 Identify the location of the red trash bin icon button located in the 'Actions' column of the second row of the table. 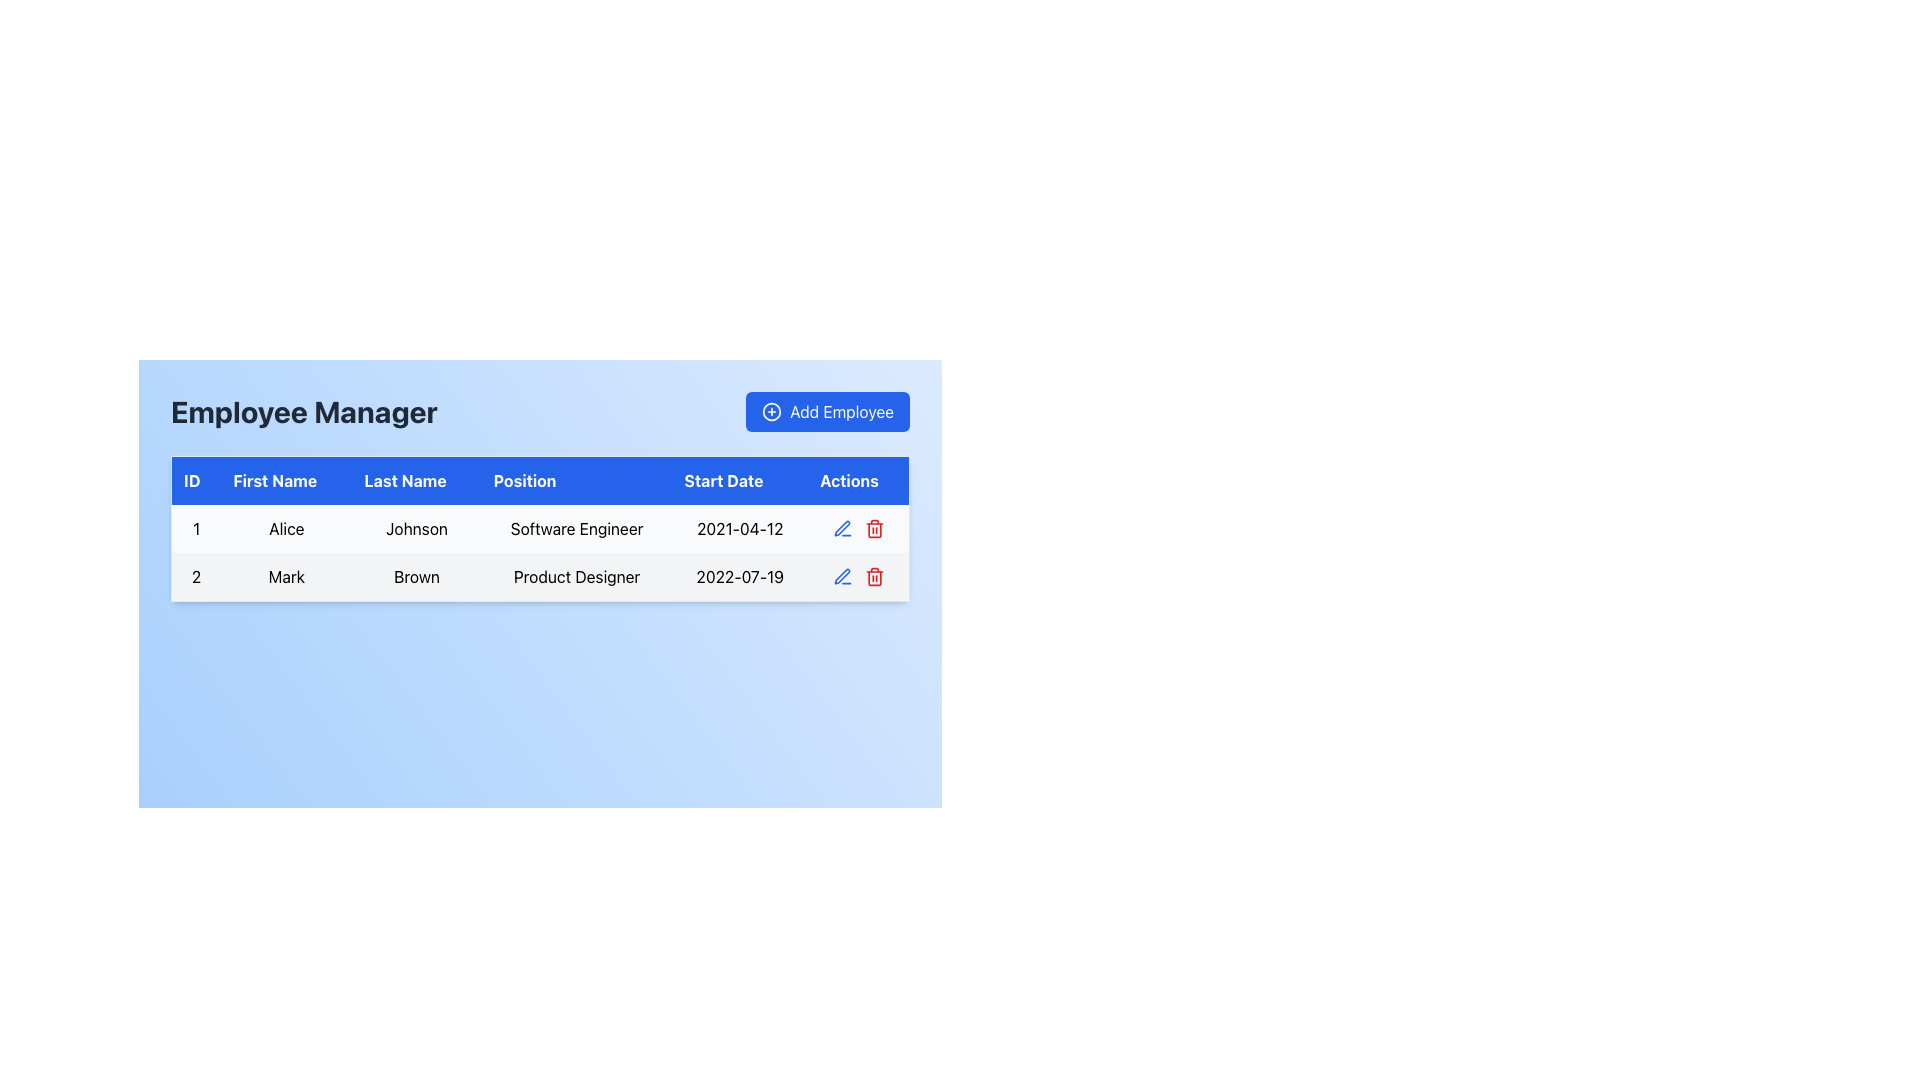
(874, 527).